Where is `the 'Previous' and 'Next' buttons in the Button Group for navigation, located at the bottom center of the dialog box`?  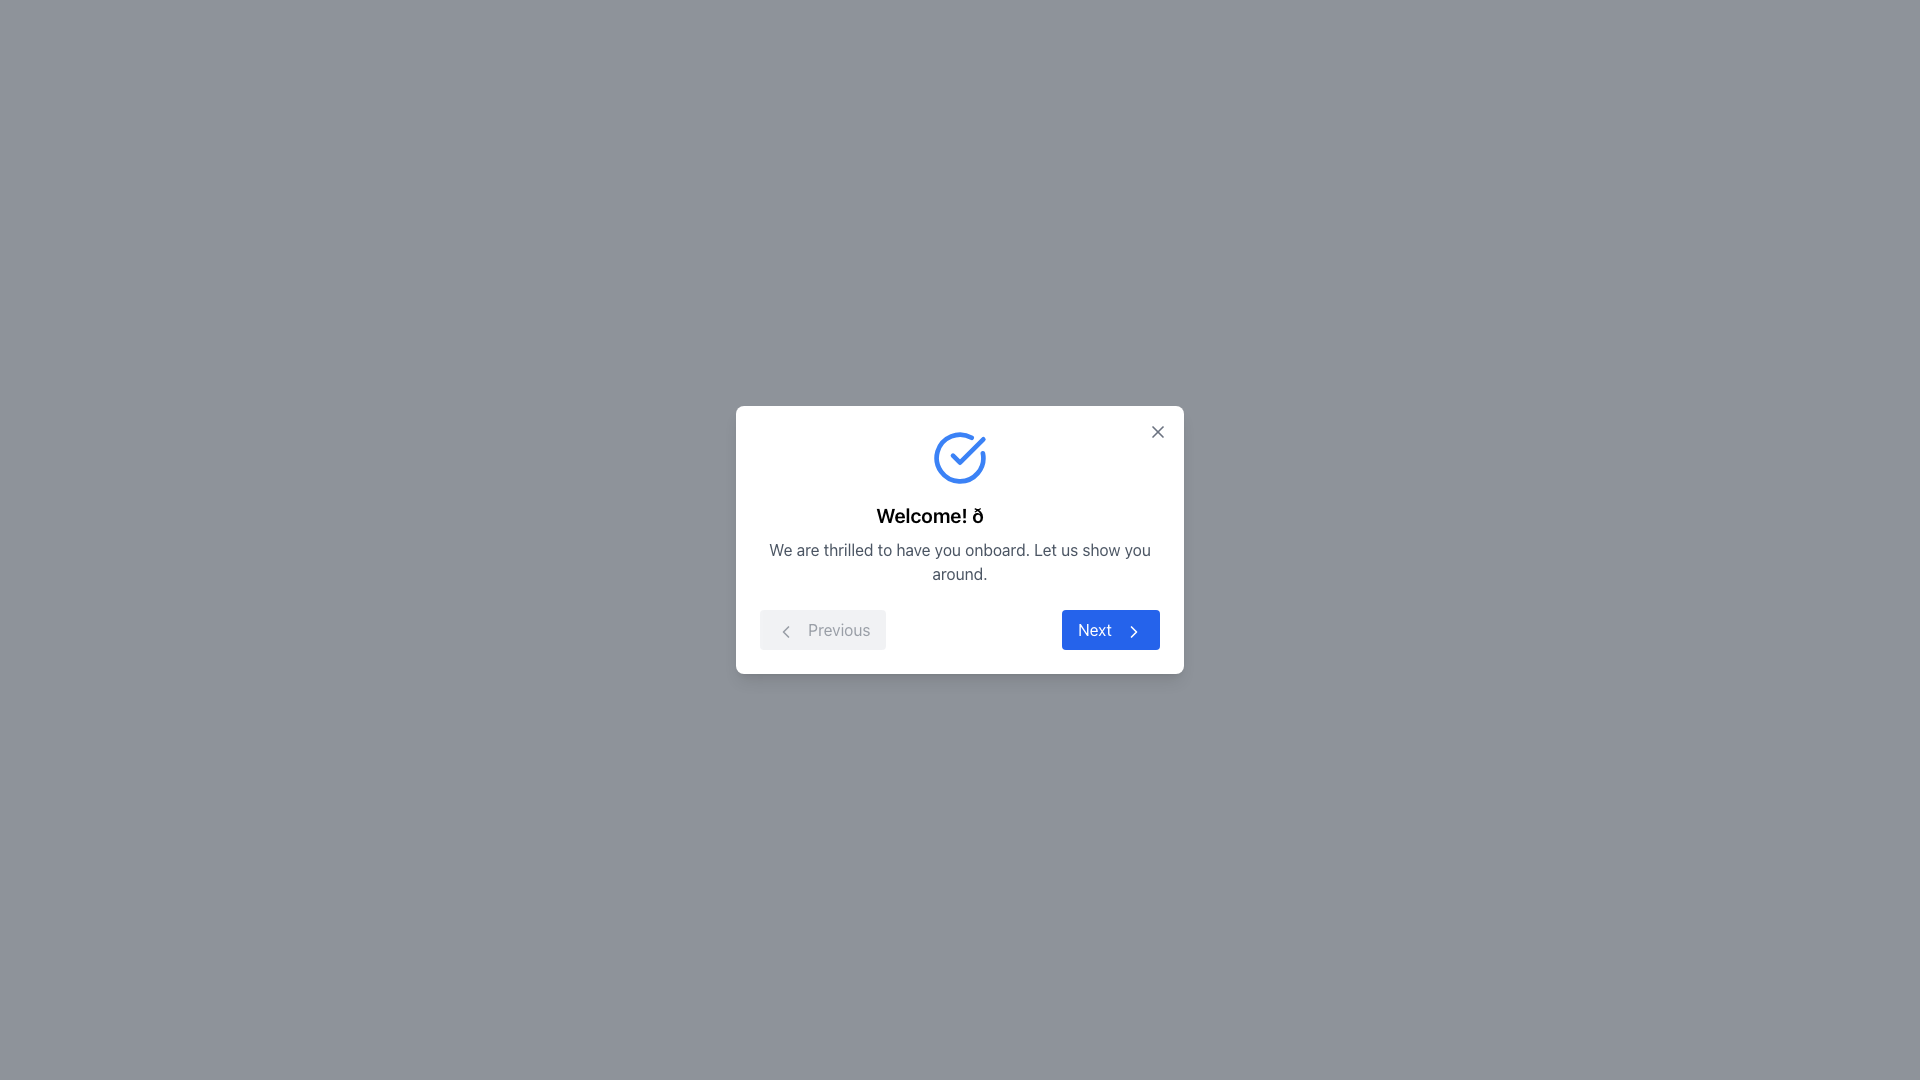
the 'Previous' and 'Next' buttons in the Button Group for navigation, located at the bottom center of the dialog box is located at coordinates (960, 628).